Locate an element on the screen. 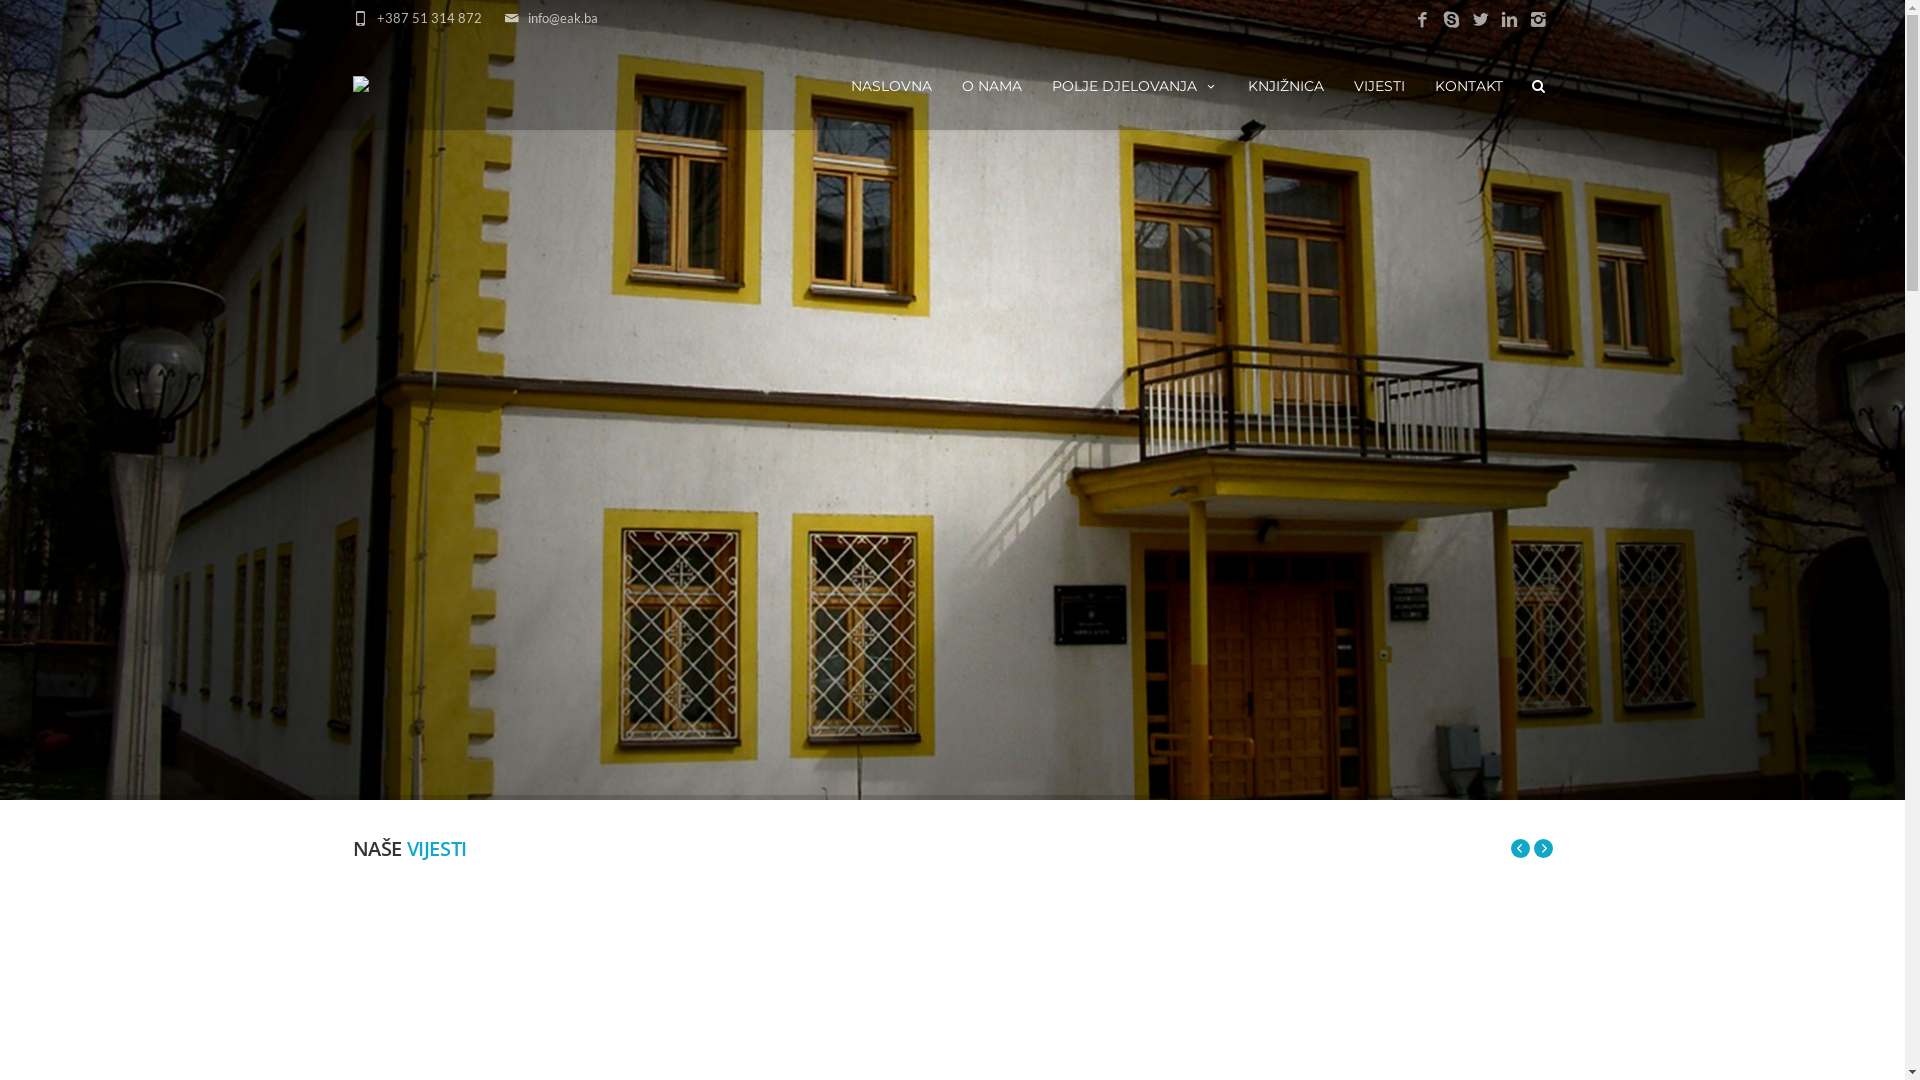  'VIJESTI' is located at coordinates (1338, 83).